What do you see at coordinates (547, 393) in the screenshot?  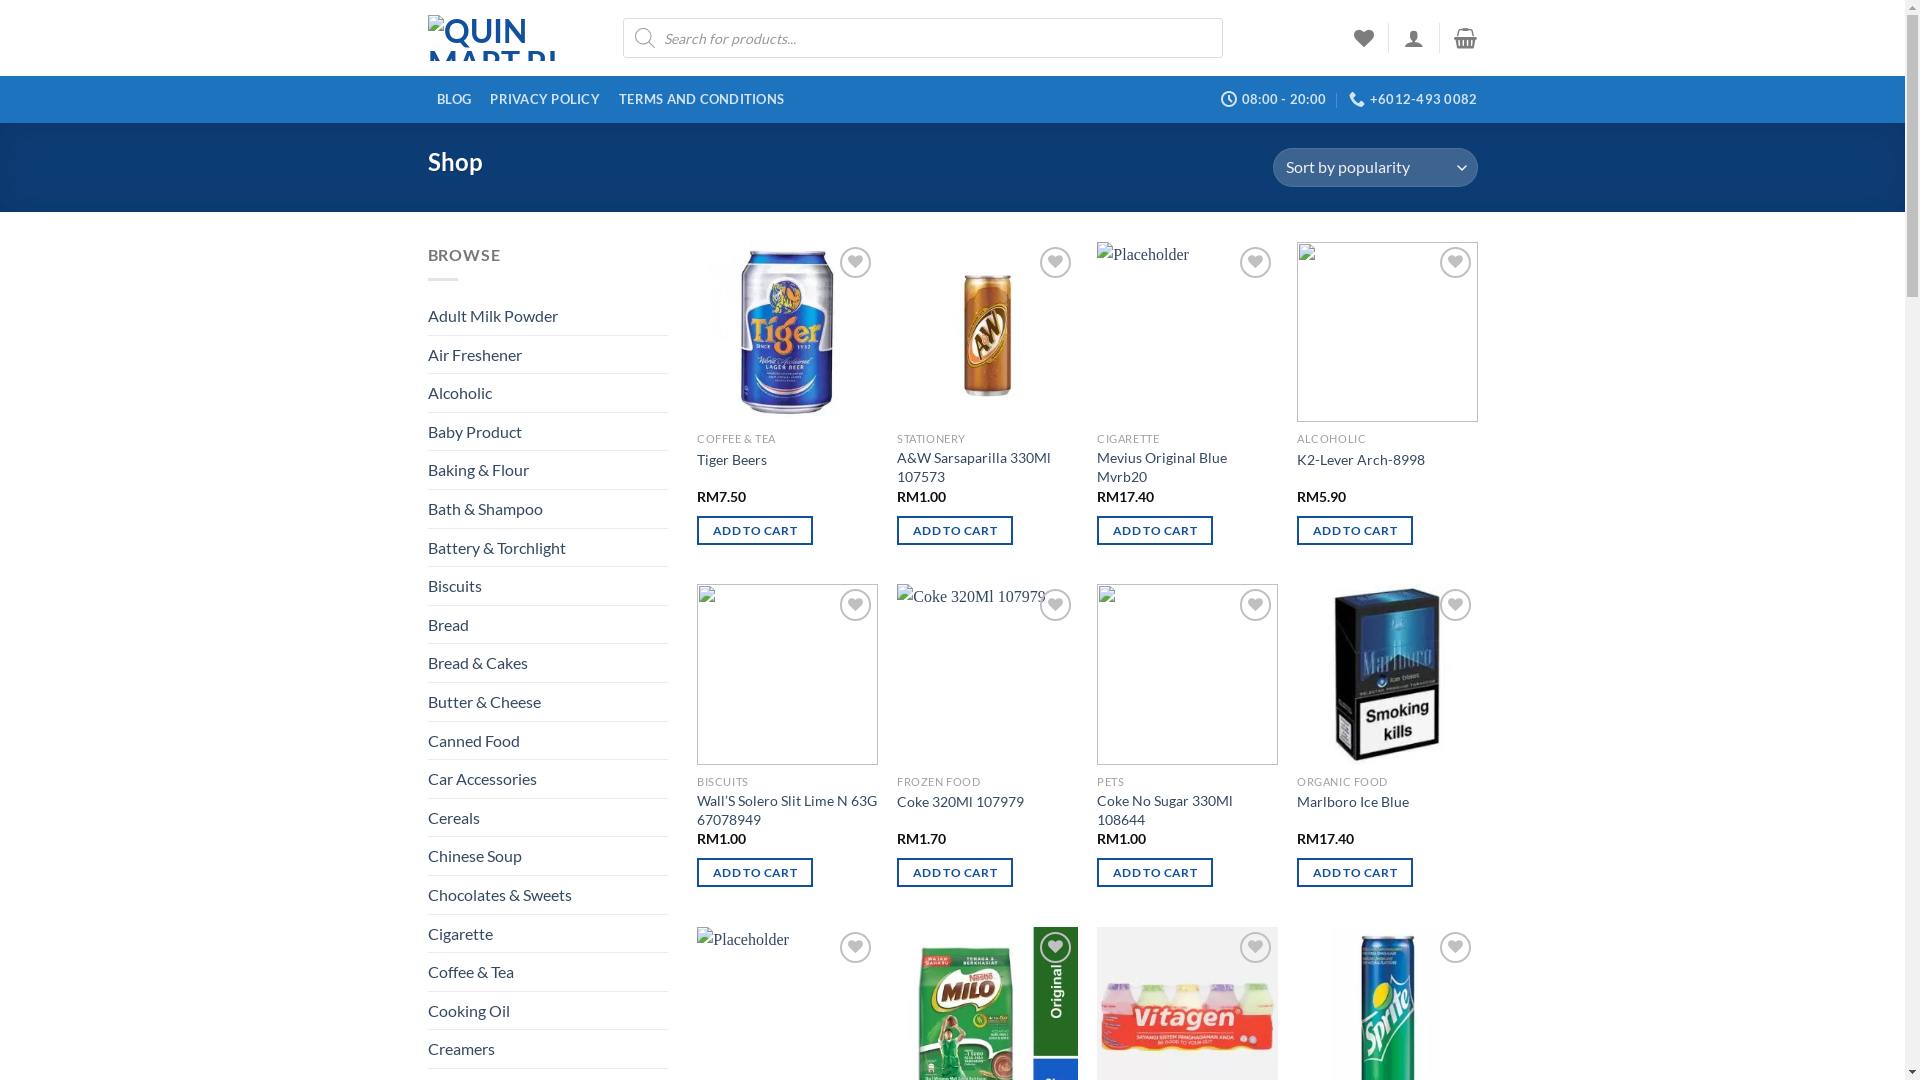 I see `'Alcoholic'` at bounding box center [547, 393].